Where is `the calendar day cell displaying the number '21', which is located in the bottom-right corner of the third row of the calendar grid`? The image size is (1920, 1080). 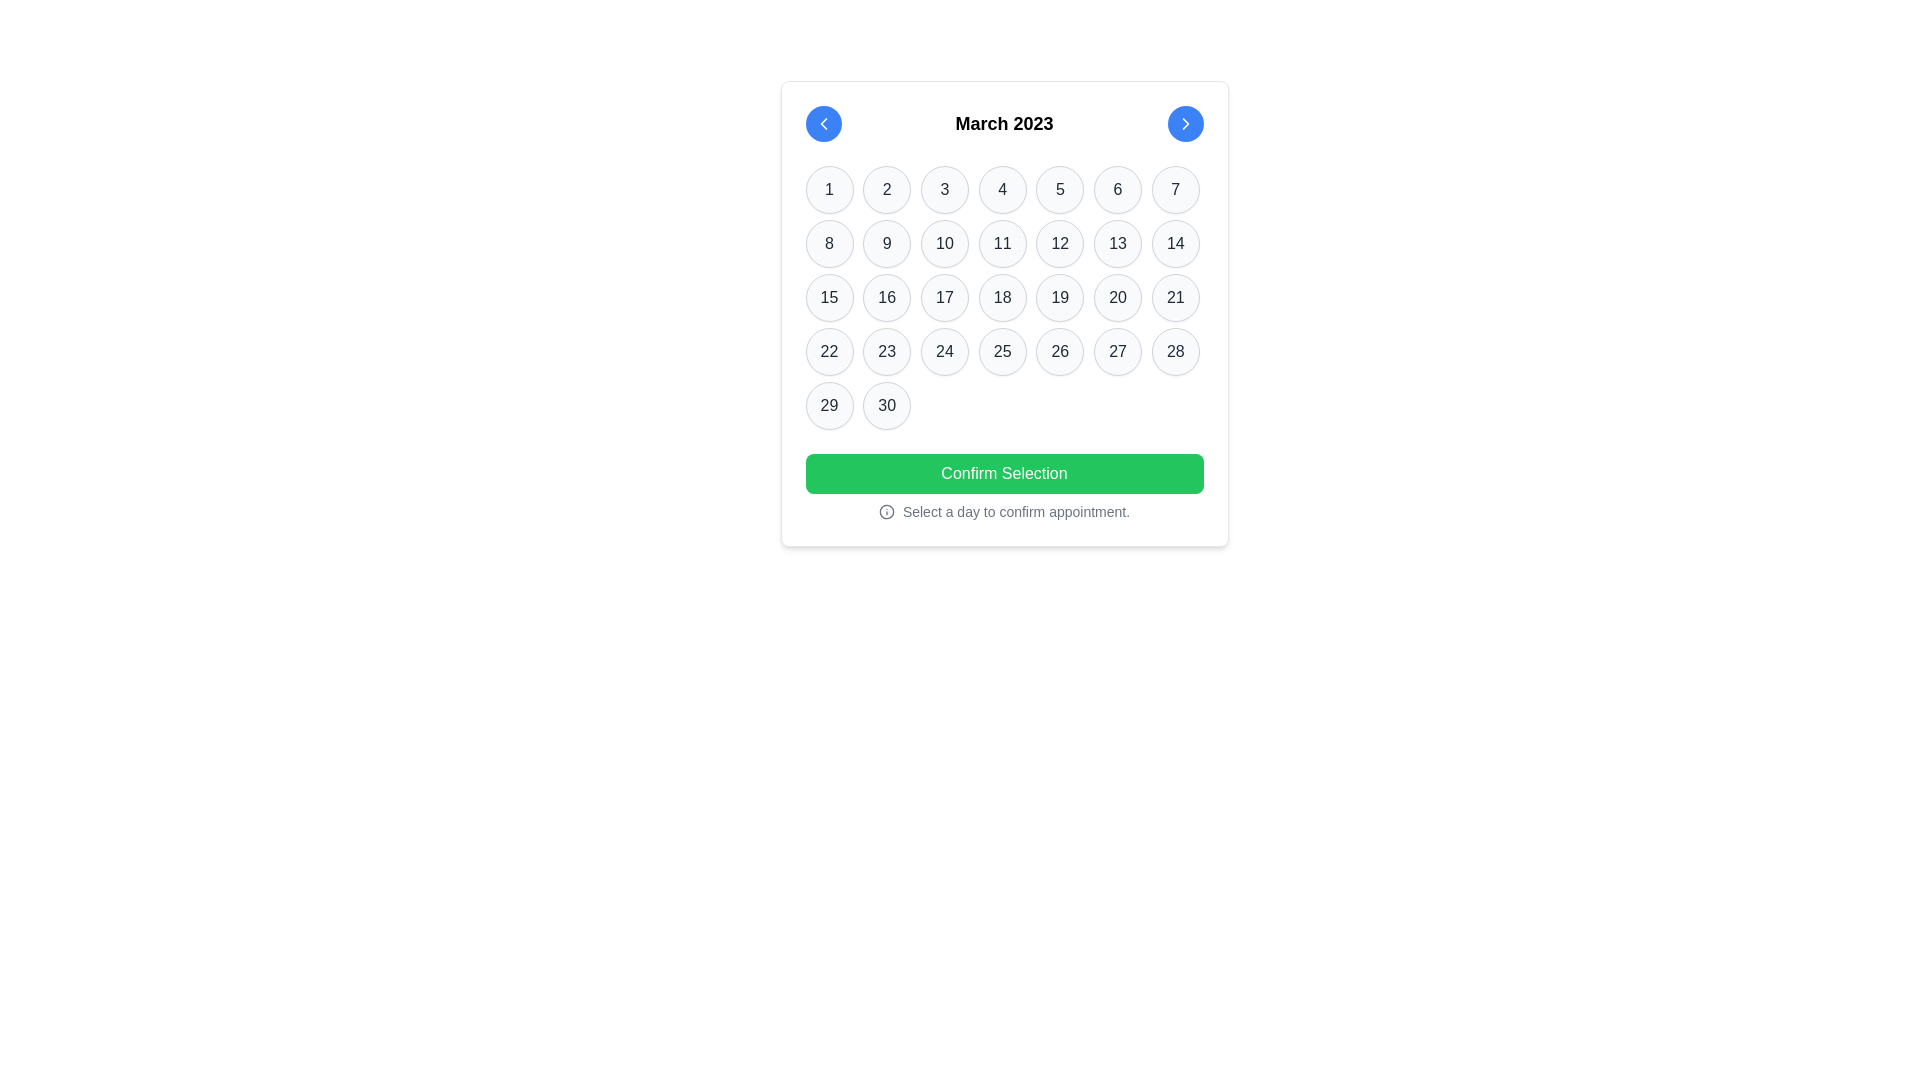 the calendar day cell displaying the number '21', which is located in the bottom-right corner of the third row of the calendar grid is located at coordinates (1175, 297).